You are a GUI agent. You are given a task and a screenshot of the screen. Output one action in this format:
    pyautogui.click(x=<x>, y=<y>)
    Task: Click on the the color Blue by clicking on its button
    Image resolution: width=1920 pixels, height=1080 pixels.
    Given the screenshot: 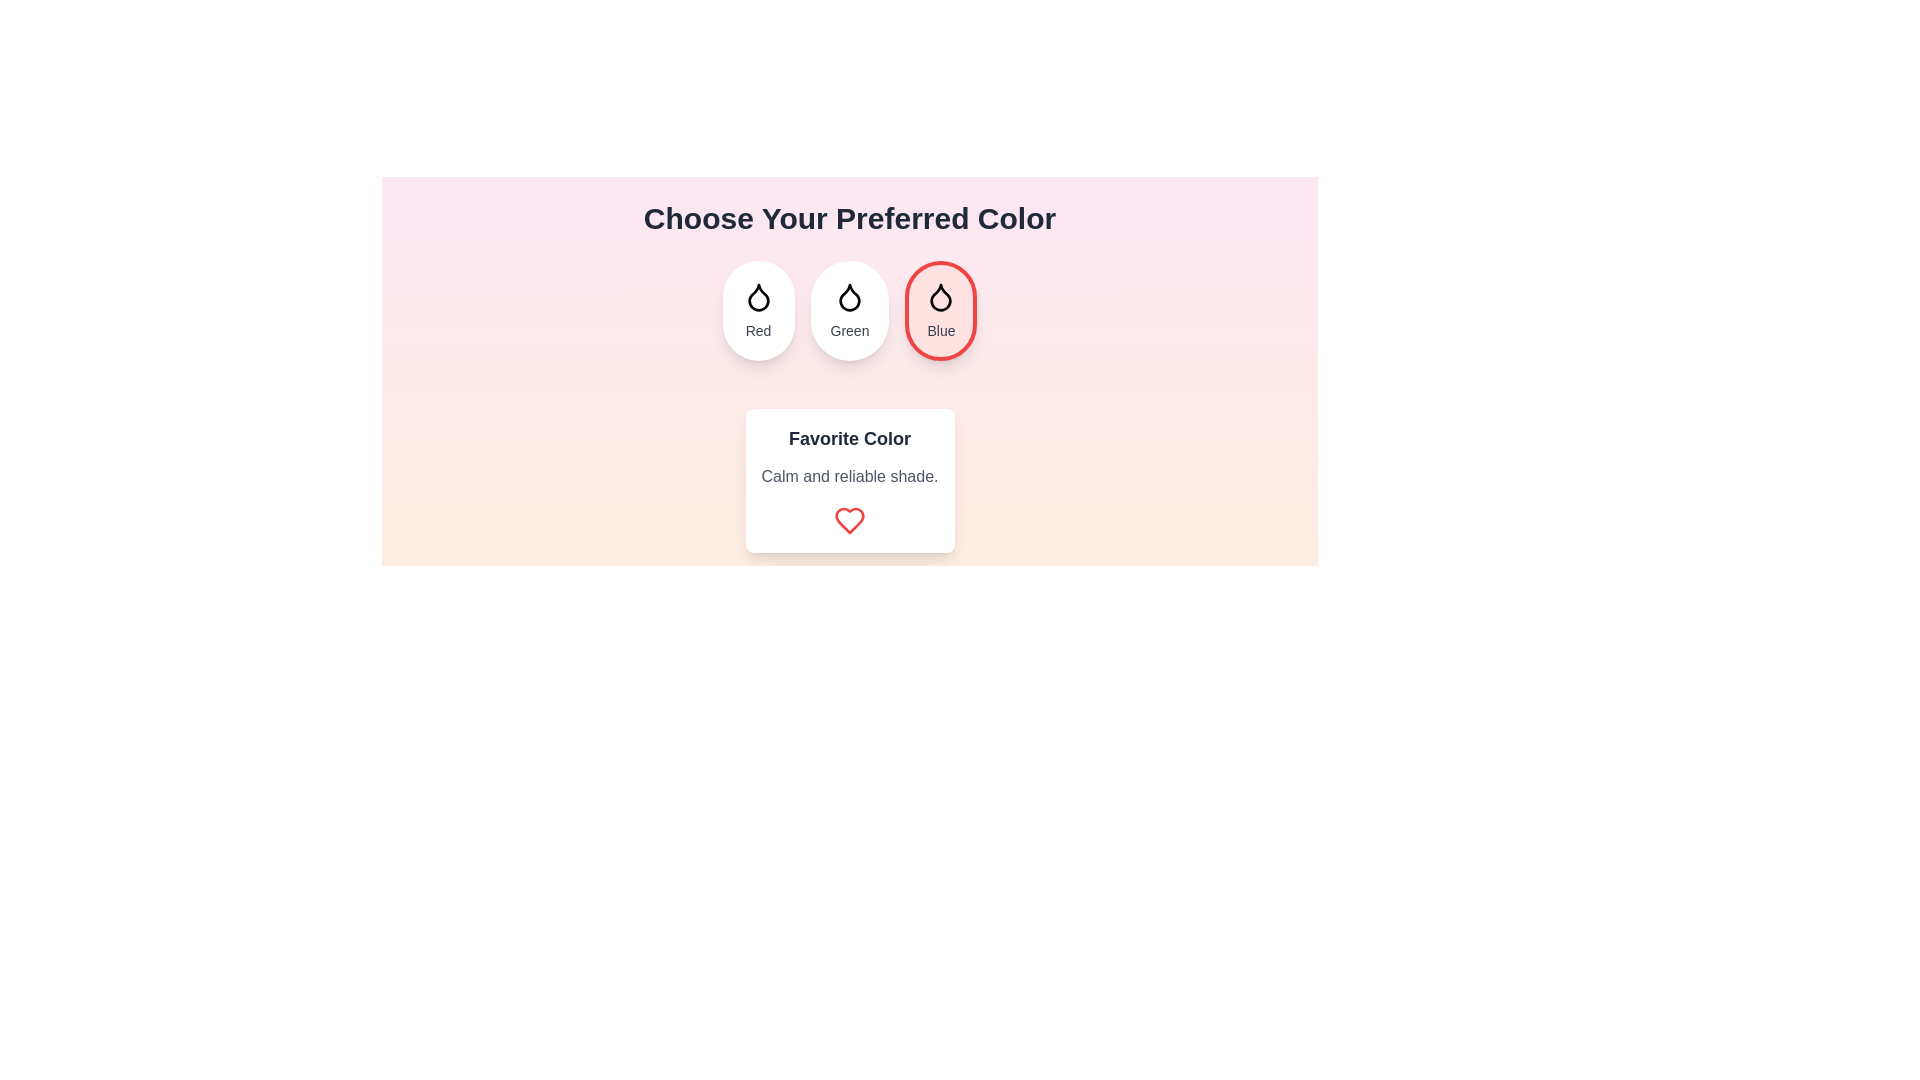 What is the action you would take?
    pyautogui.click(x=940, y=311)
    